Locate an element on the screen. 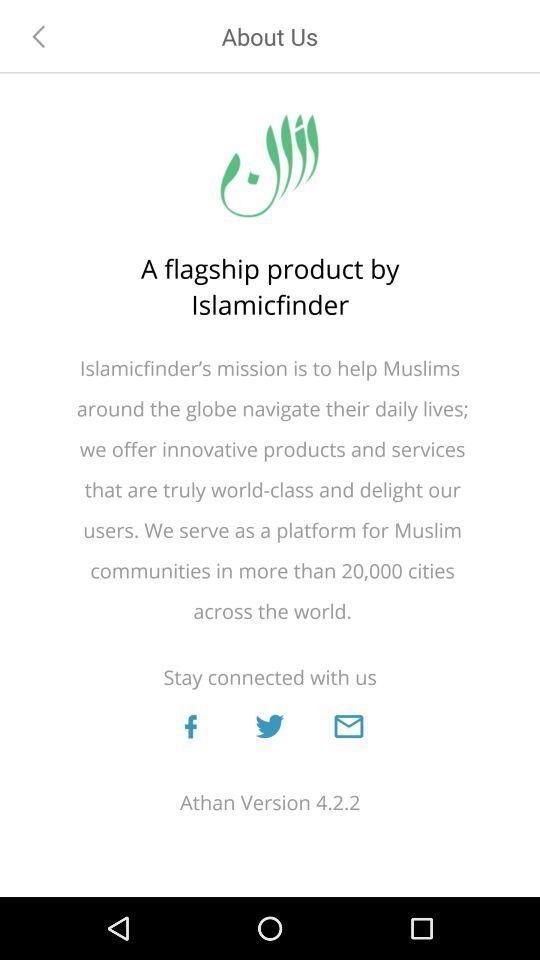 The height and width of the screenshot is (960, 540). previous page is located at coordinates (39, 35).